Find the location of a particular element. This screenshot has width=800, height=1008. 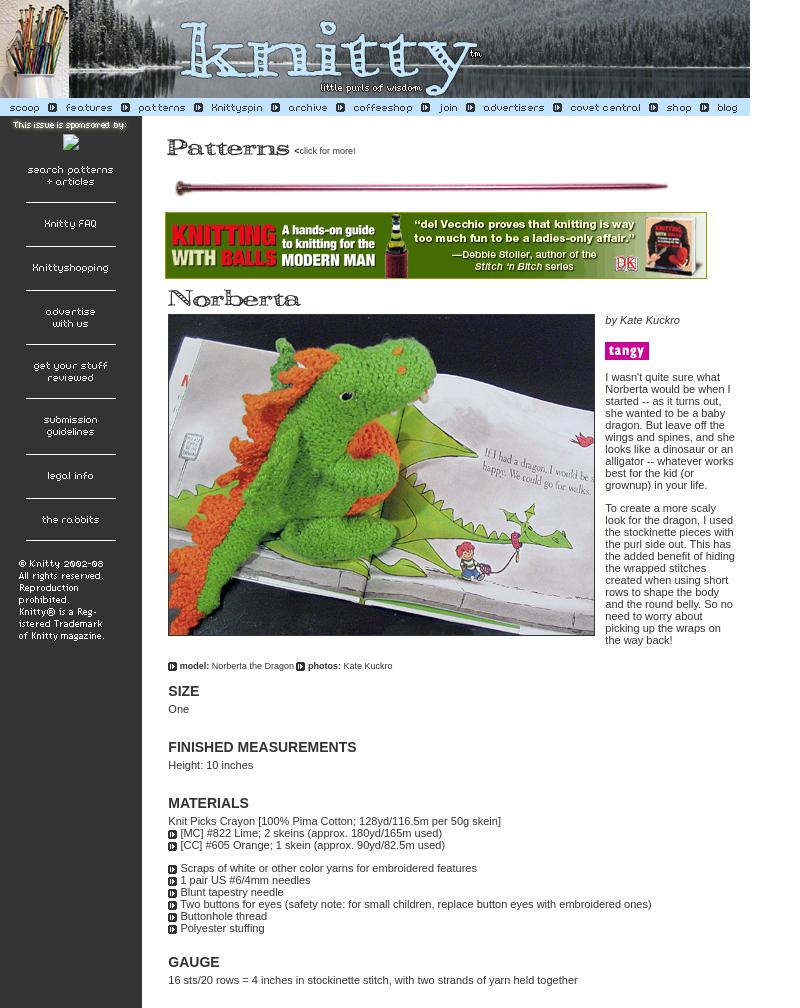

'Height: 10 inches' is located at coordinates (167, 764).